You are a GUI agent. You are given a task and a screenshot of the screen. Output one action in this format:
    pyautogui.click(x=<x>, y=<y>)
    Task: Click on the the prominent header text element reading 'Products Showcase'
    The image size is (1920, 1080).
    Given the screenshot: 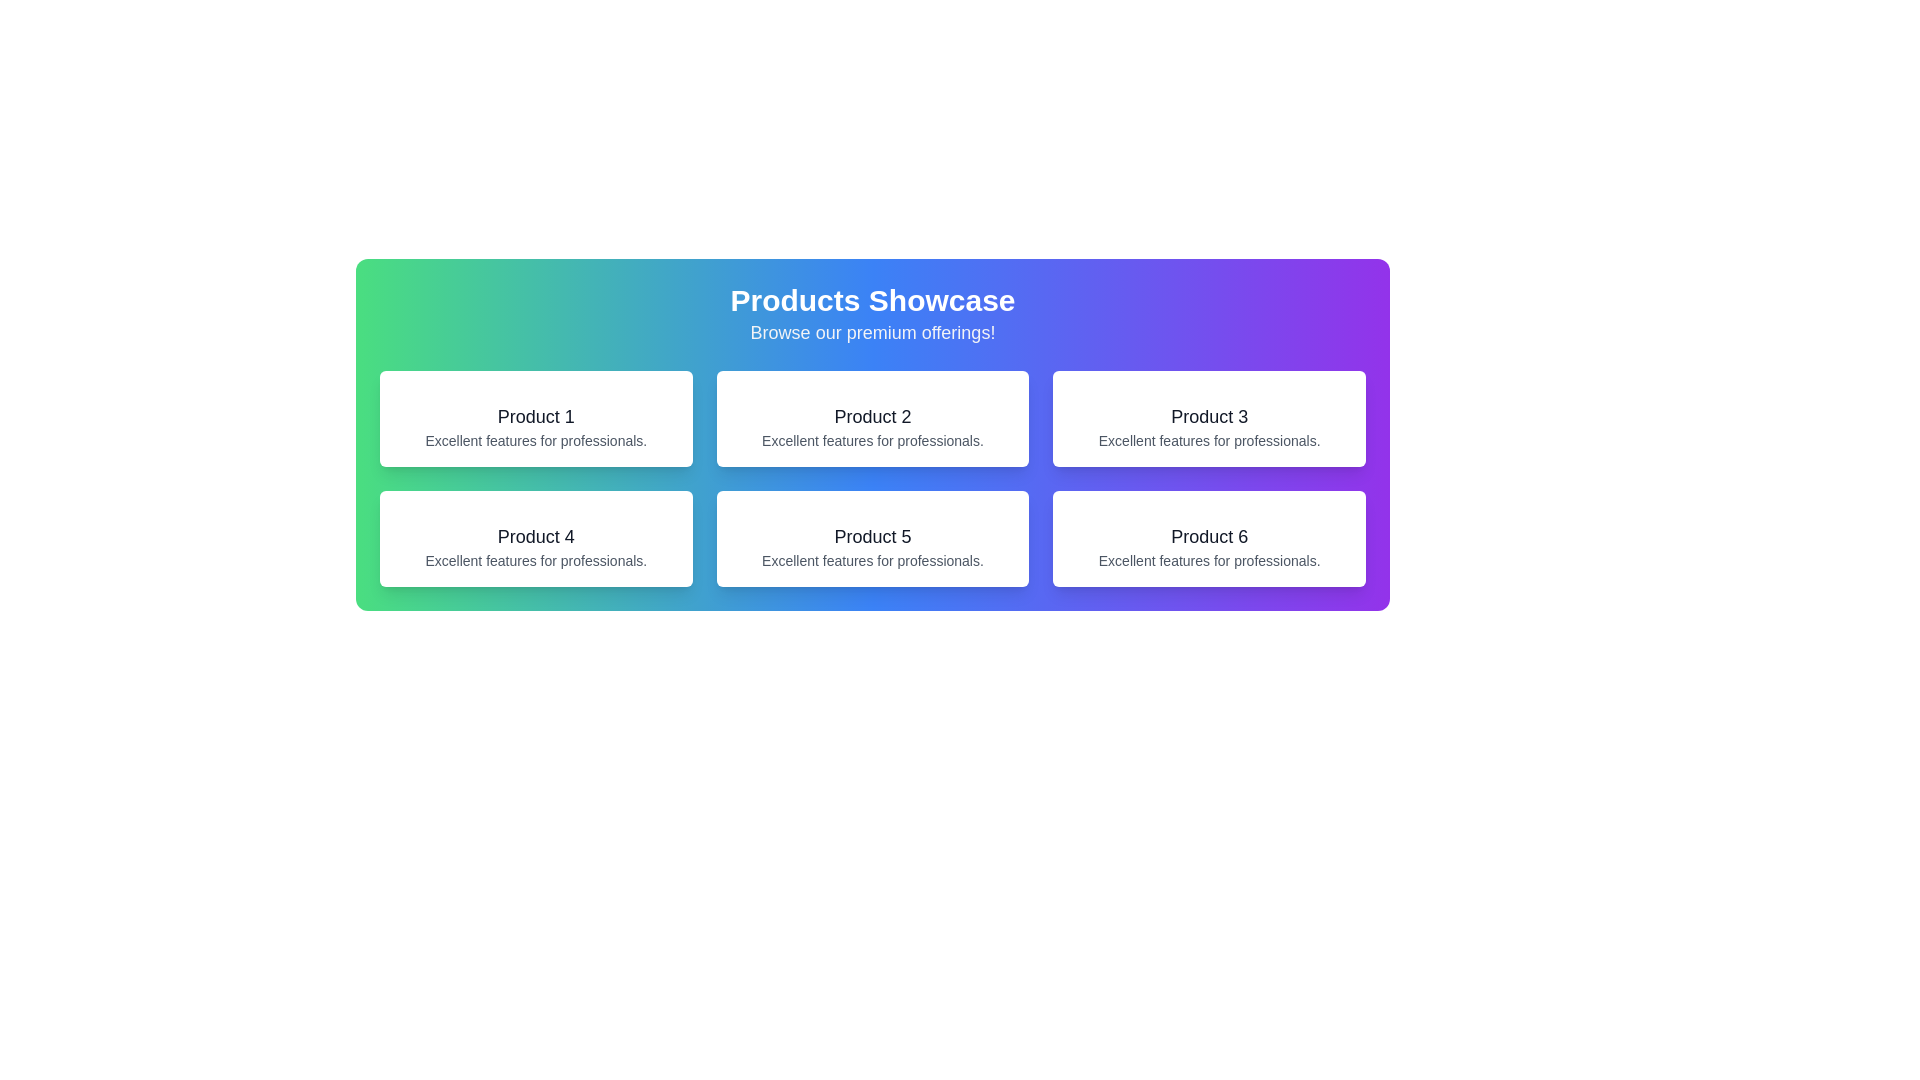 What is the action you would take?
    pyautogui.click(x=873, y=300)
    